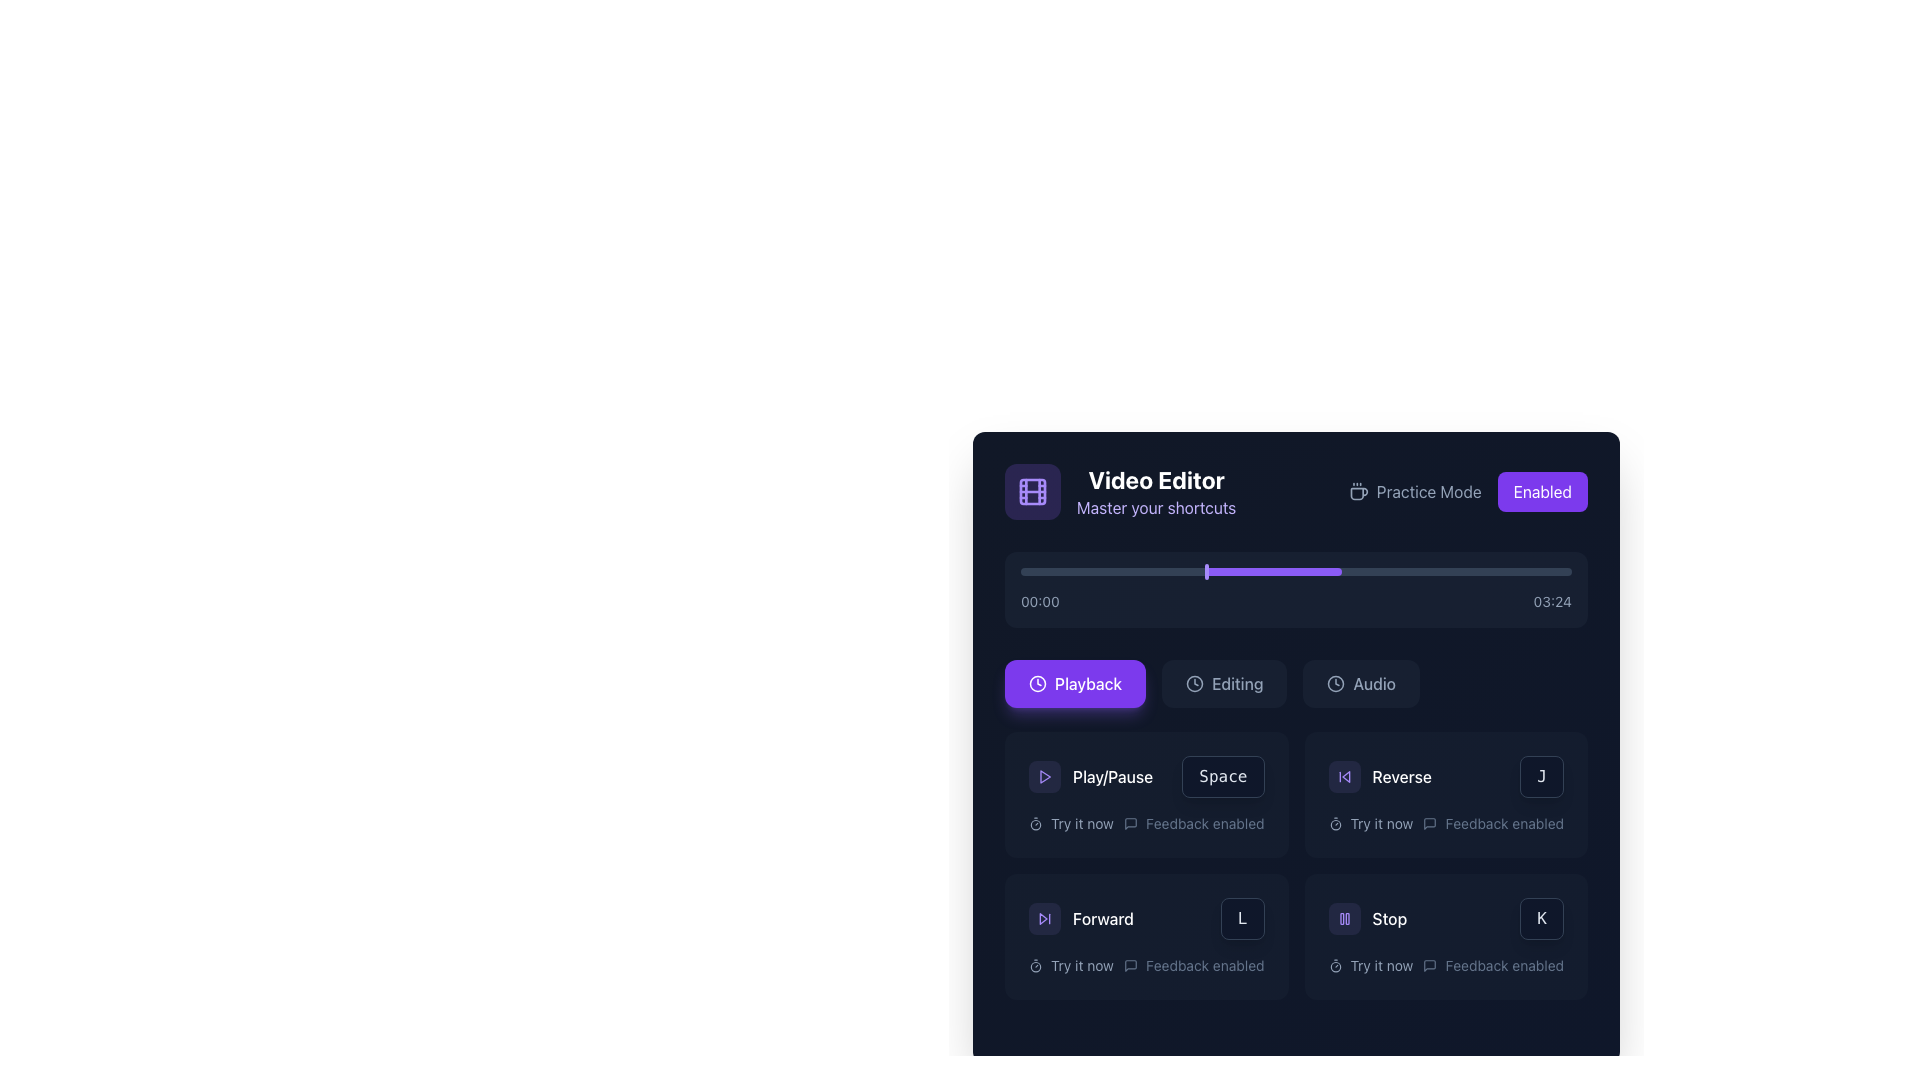 This screenshot has height=1080, width=1920. What do you see at coordinates (1414, 492) in the screenshot?
I see `the Textual Label indicating the current mode or state of the system, located in the upper-right section of the interface, between the coffee cup icon and the 'Enabled' button` at bounding box center [1414, 492].